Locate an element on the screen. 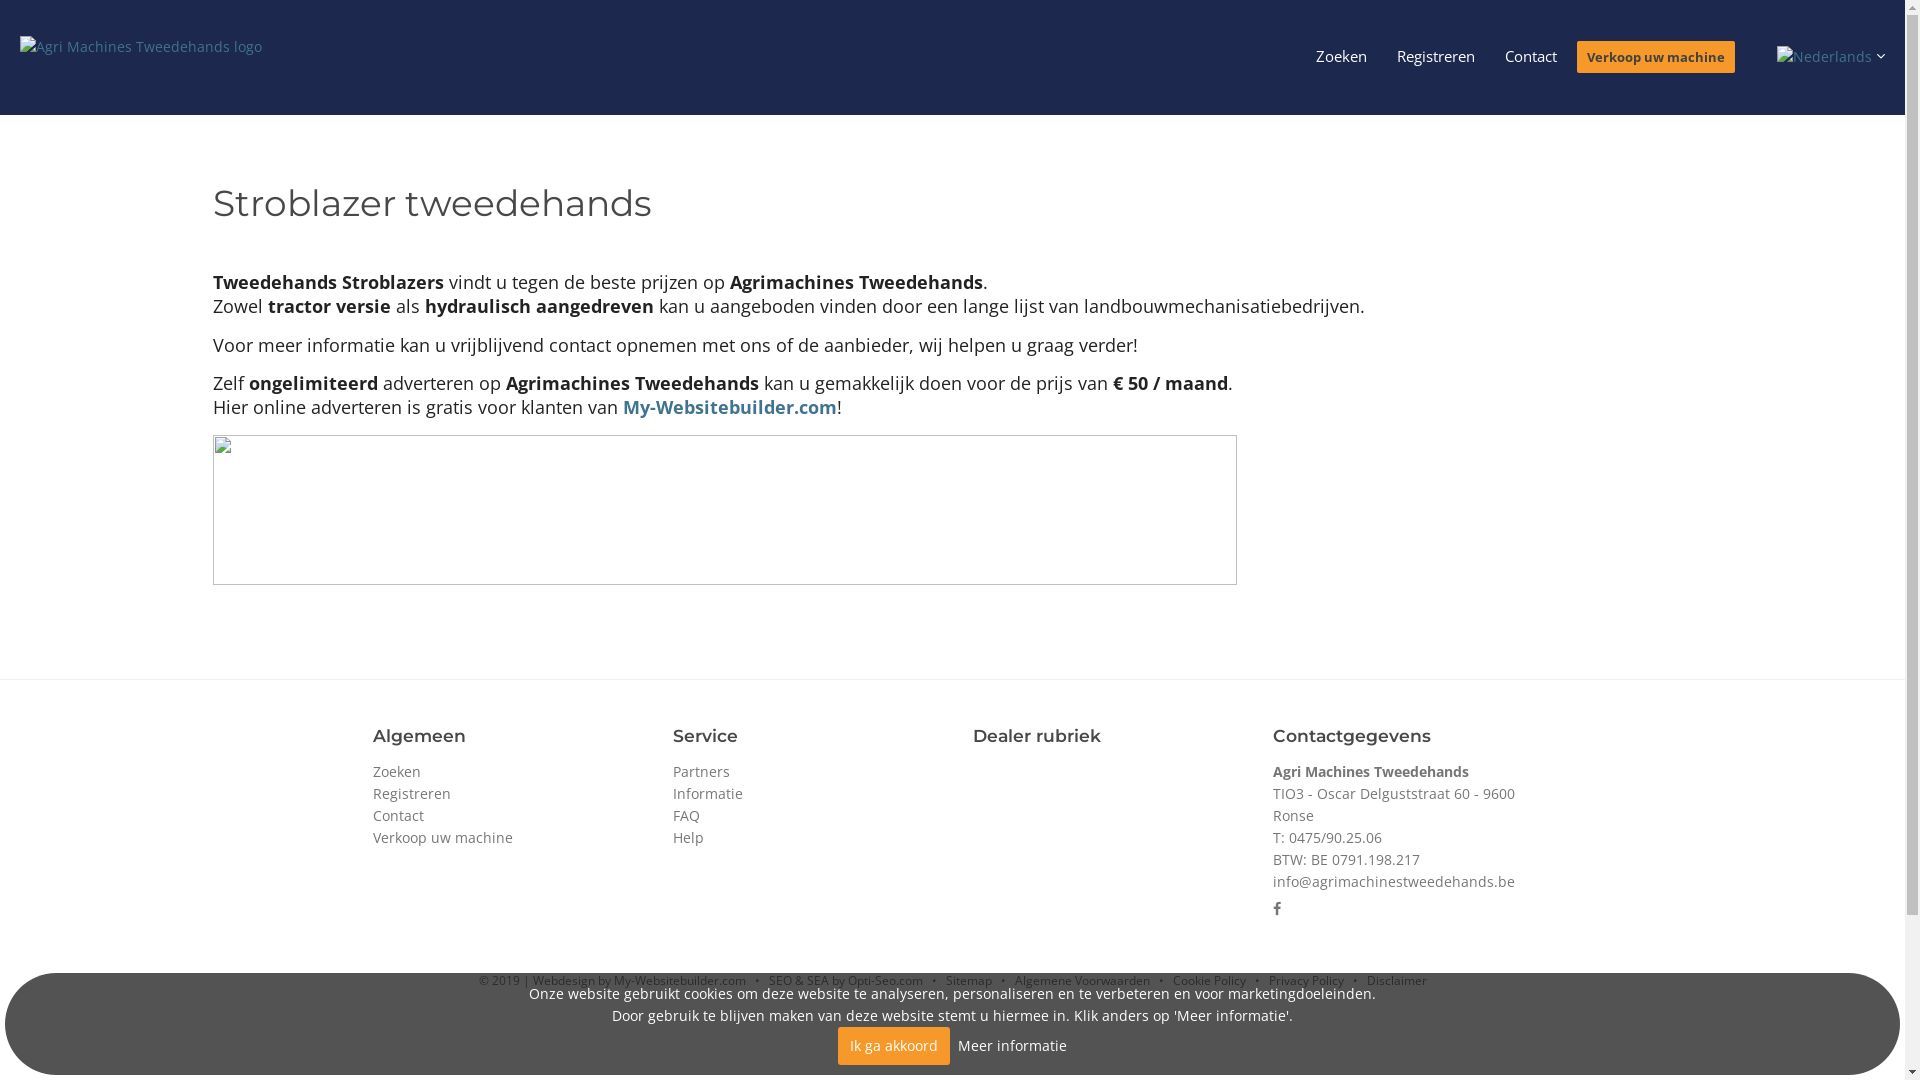 This screenshot has height=1080, width=1920. 'Algemene Voorwaarden' is located at coordinates (1080, 979).